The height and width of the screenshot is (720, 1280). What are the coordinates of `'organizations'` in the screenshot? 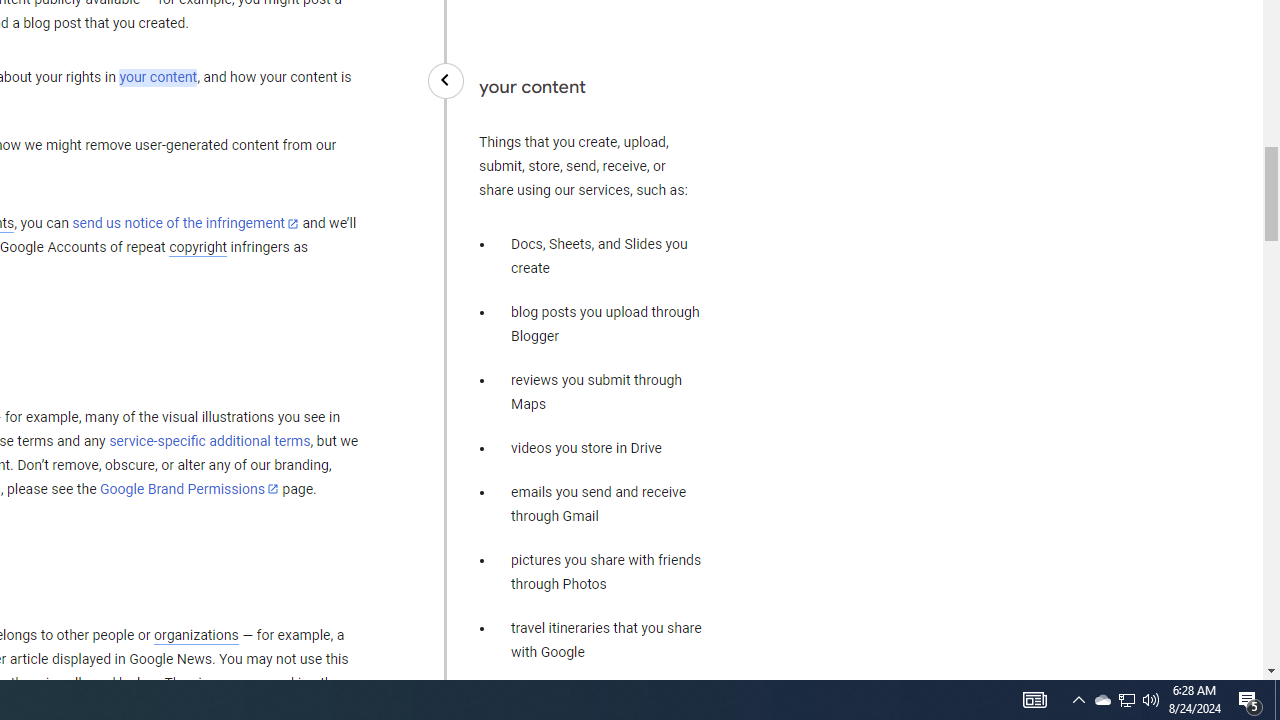 It's located at (196, 635).